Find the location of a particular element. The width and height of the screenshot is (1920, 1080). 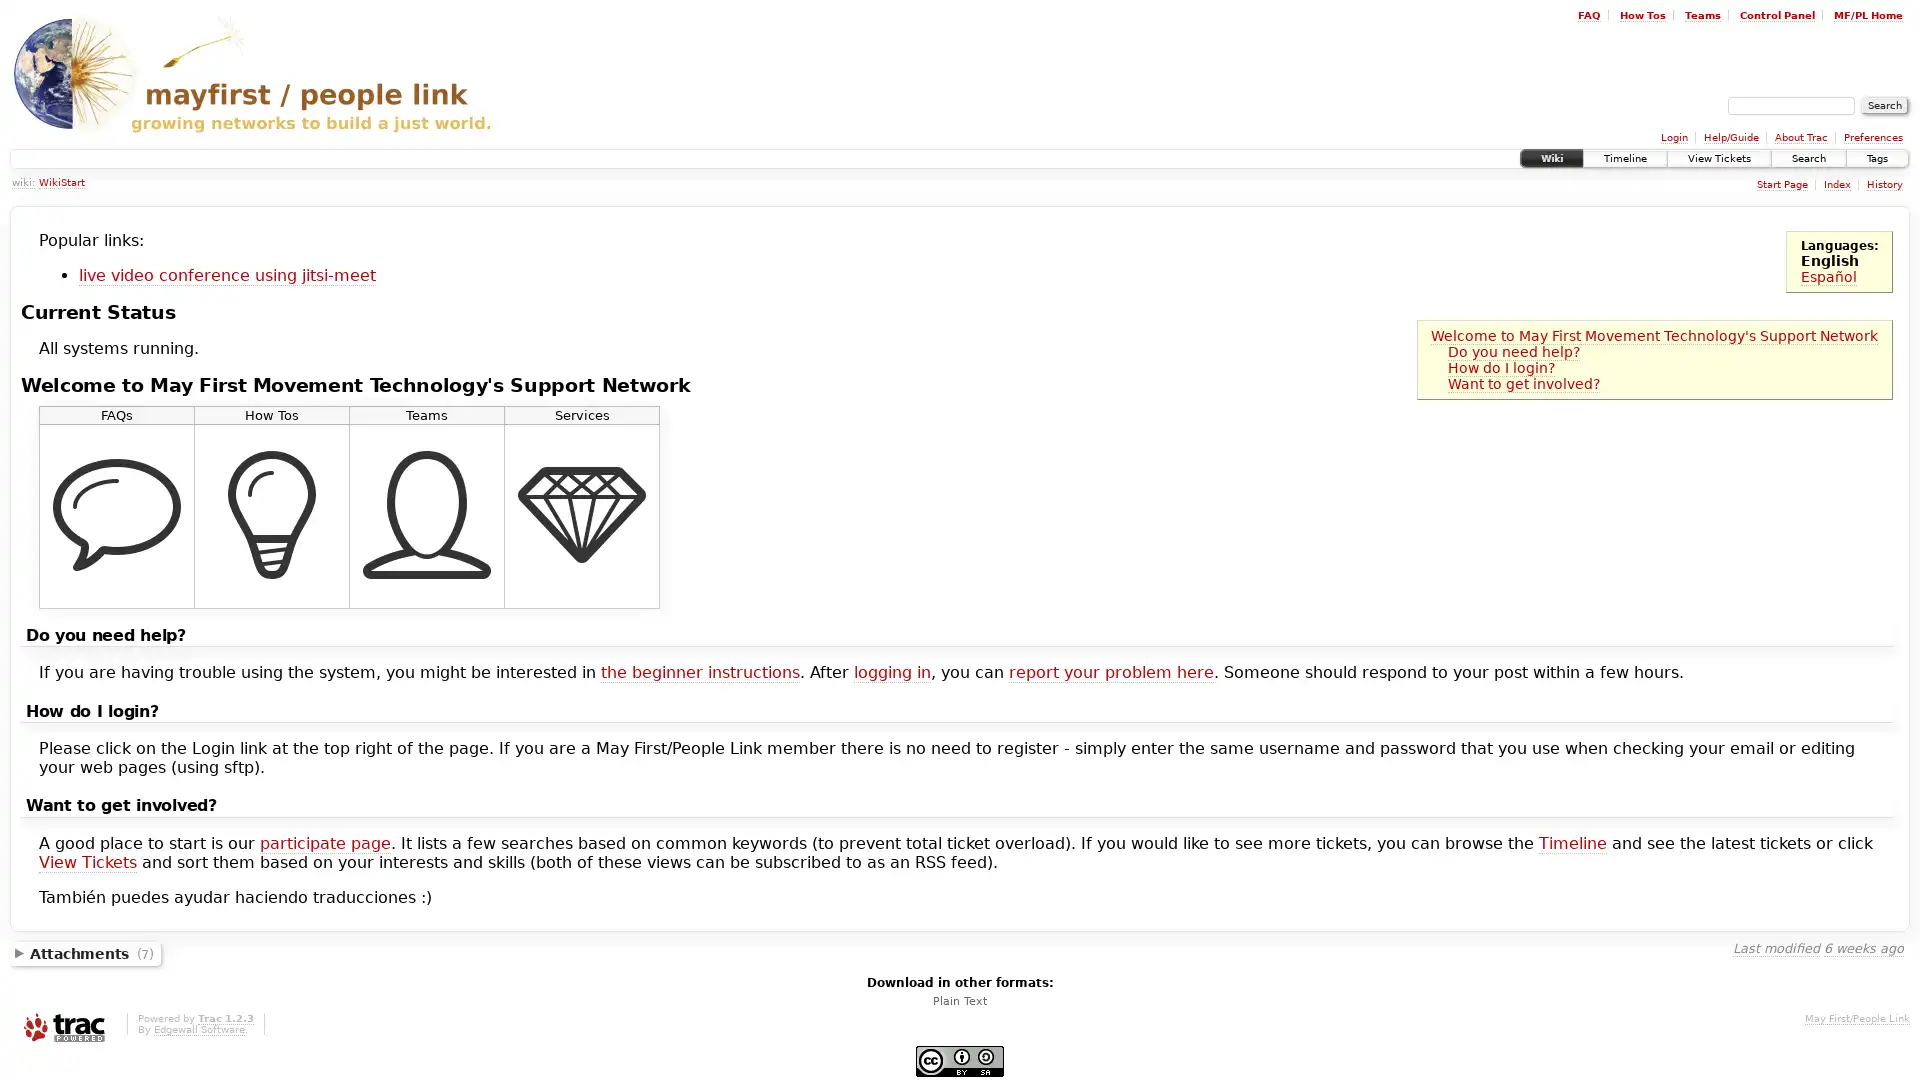

Search is located at coordinates (1884, 105).